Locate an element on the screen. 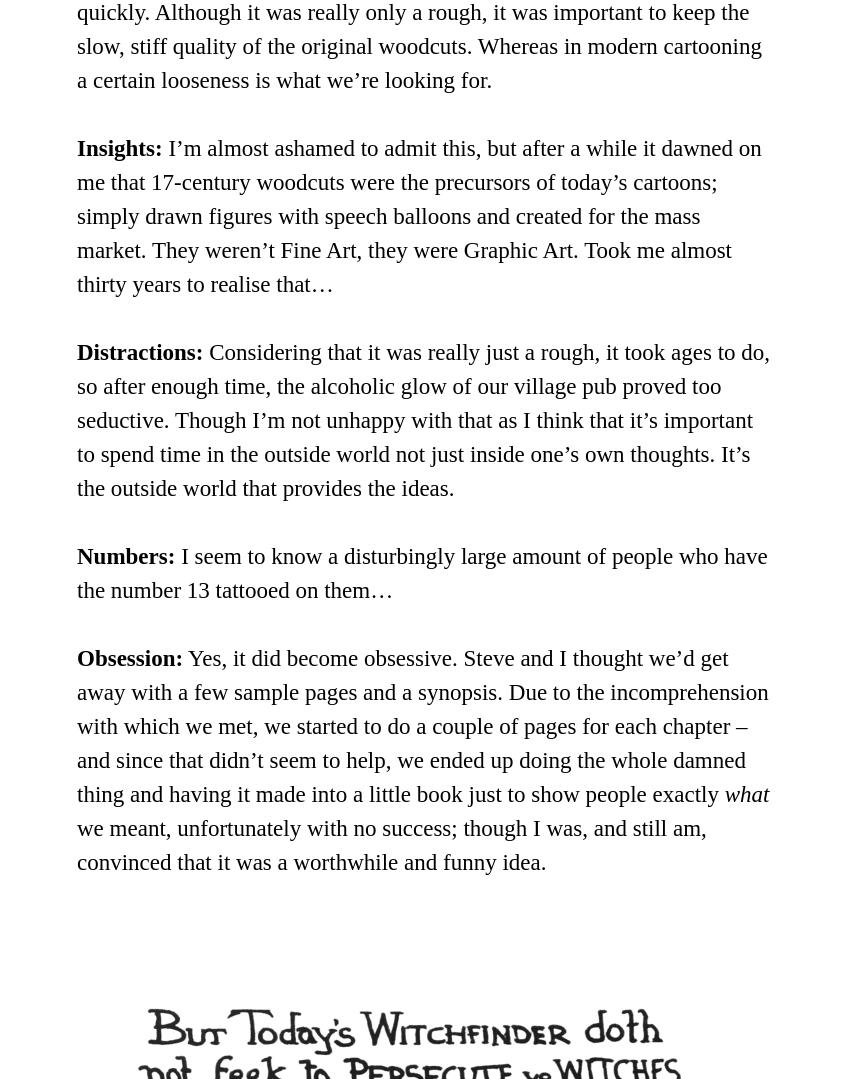 The image size is (850, 1079). 'Obsession:' is located at coordinates (129, 657).